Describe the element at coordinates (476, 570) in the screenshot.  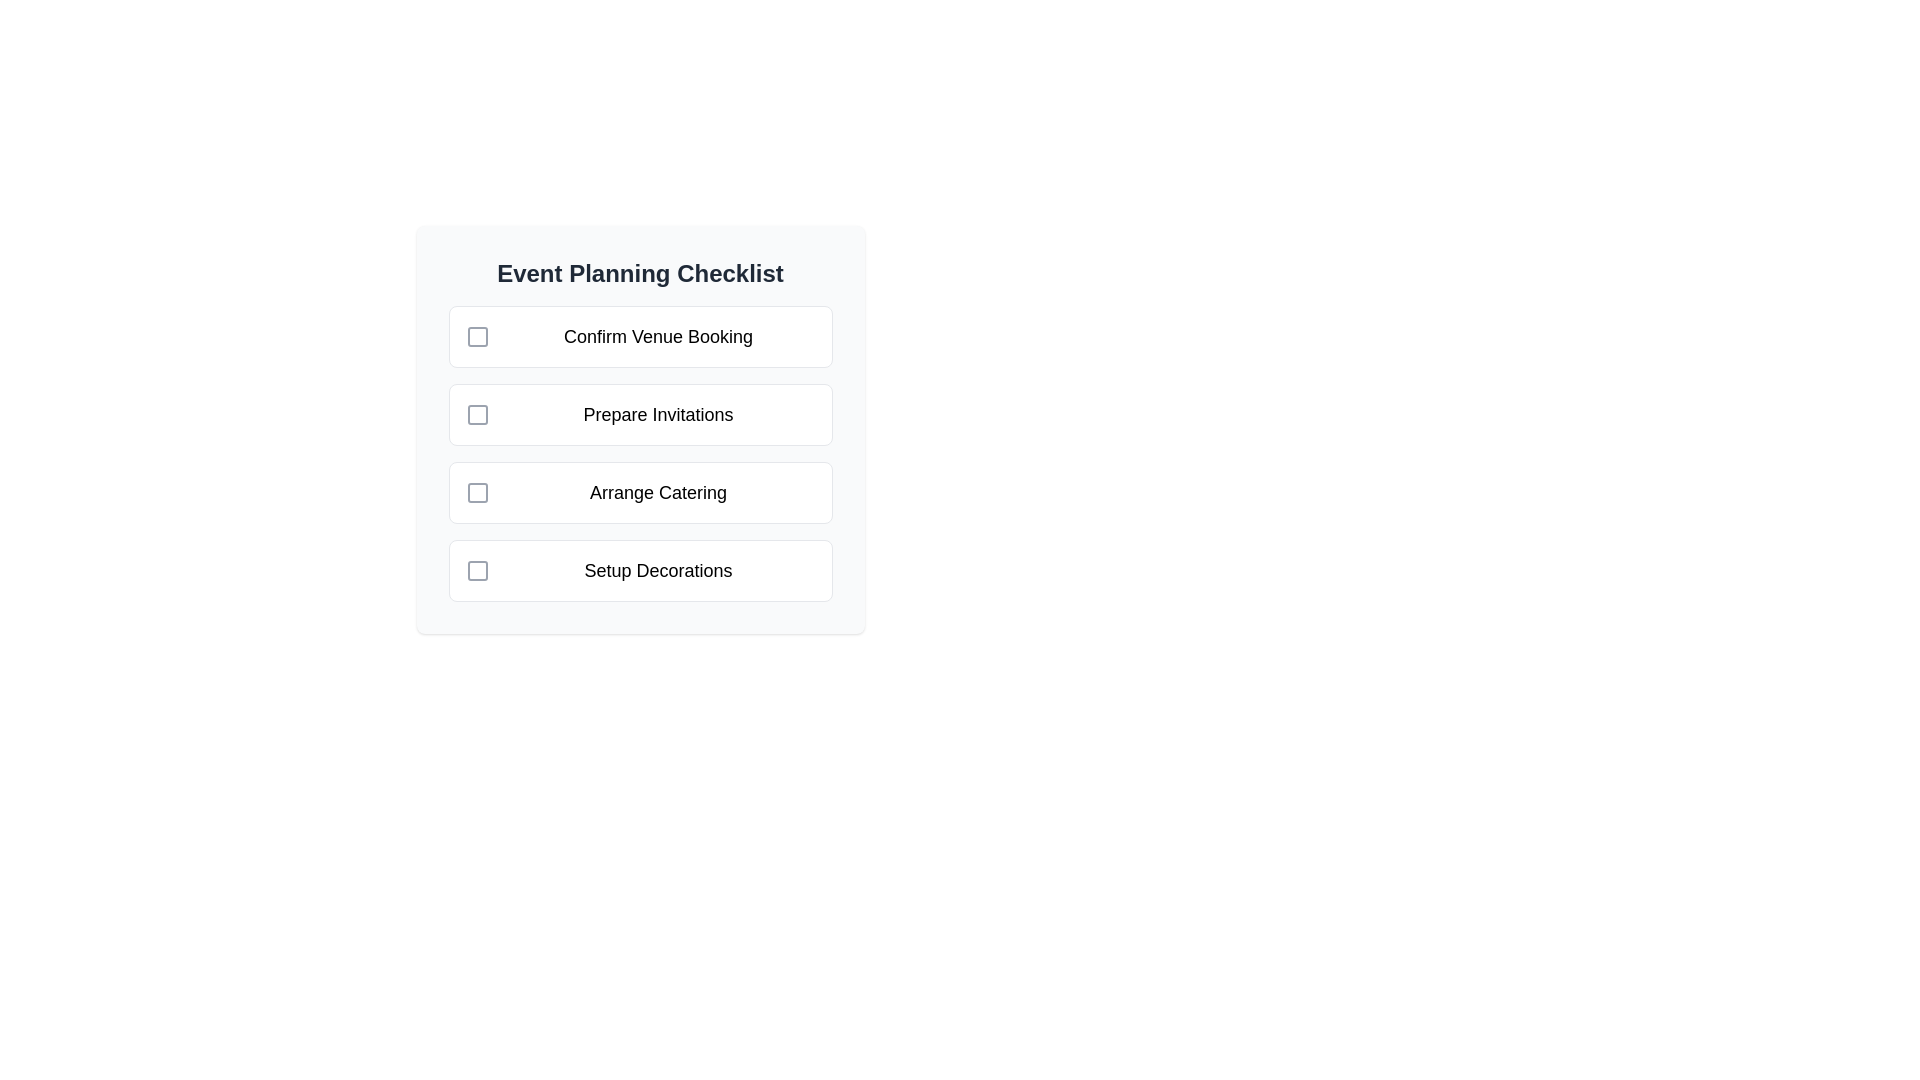
I see `the checkbox at the beginning of the 'Setup Decorations' item in the 'Event Planning Checklist'` at that location.